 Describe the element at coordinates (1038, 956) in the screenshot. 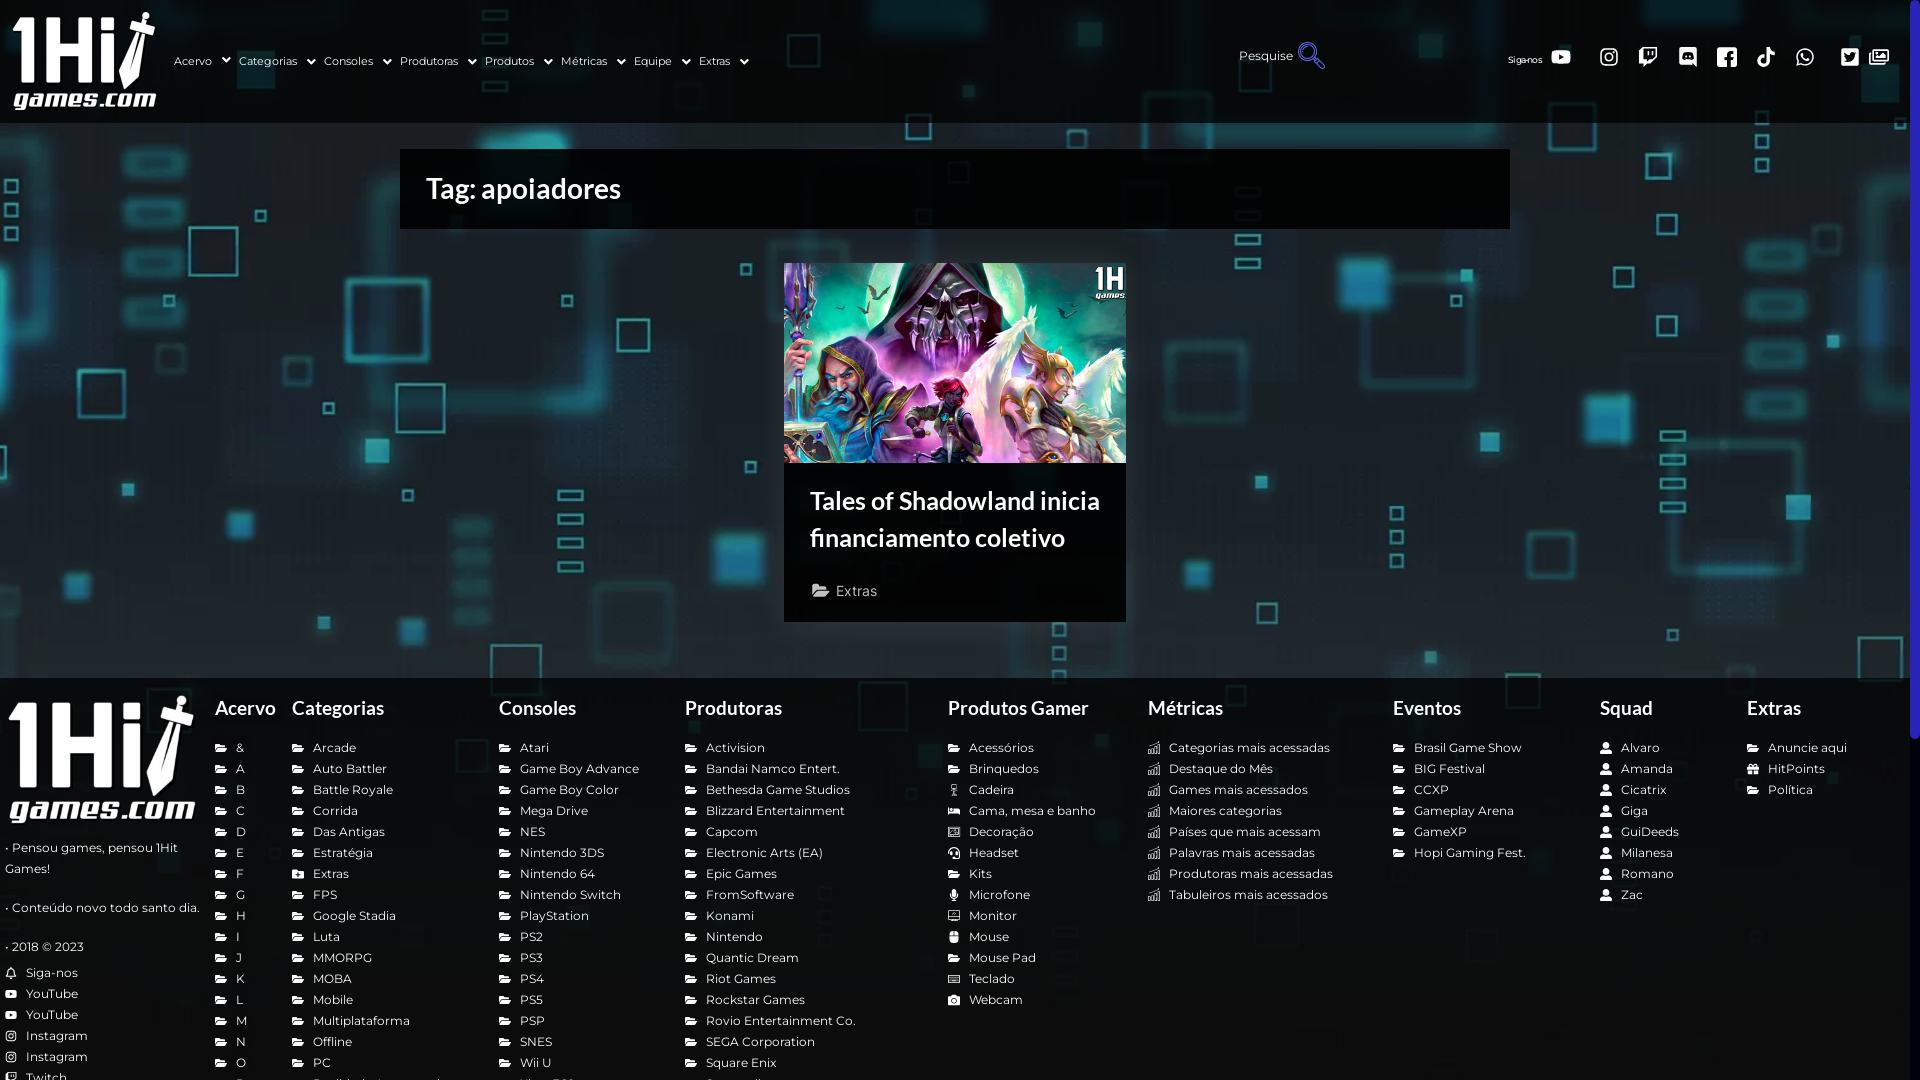

I see `'Mouse Pad'` at that location.